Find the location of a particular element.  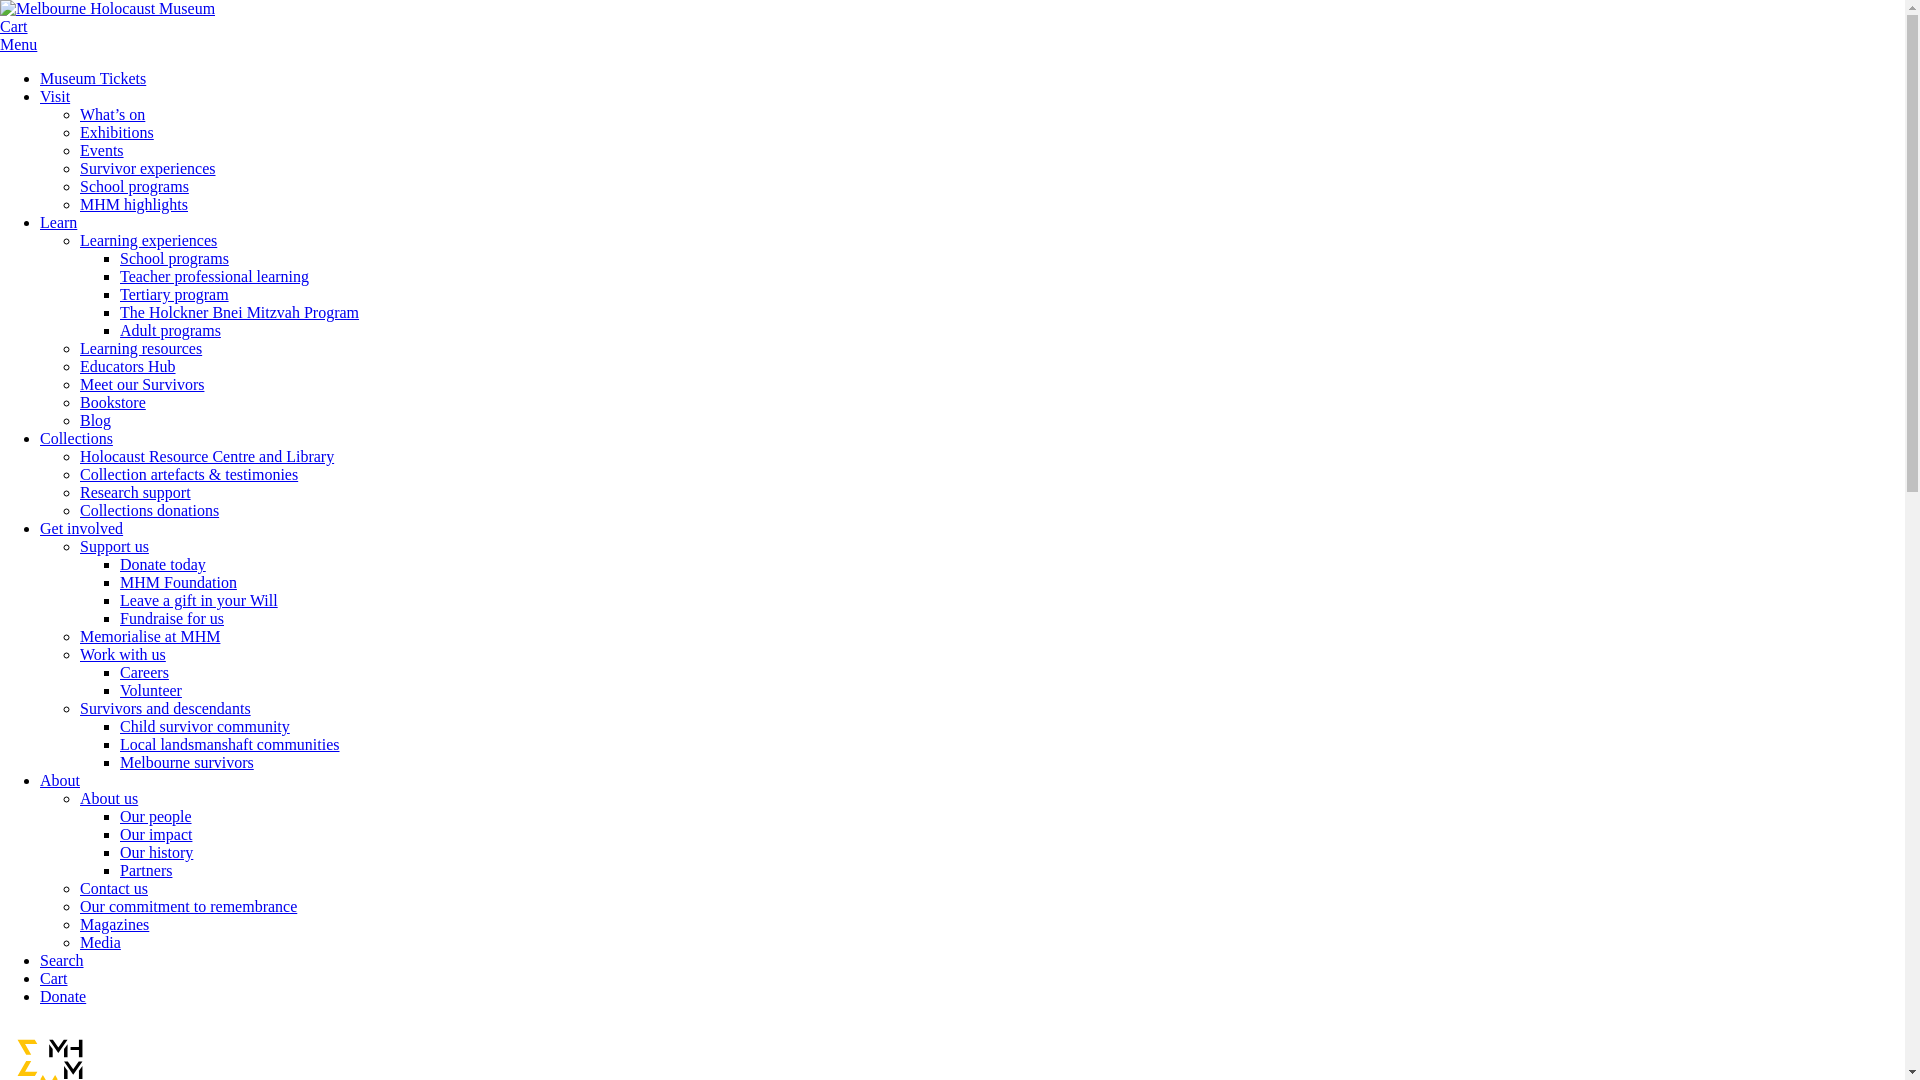

'Museum Tickets' is located at coordinates (91, 77).